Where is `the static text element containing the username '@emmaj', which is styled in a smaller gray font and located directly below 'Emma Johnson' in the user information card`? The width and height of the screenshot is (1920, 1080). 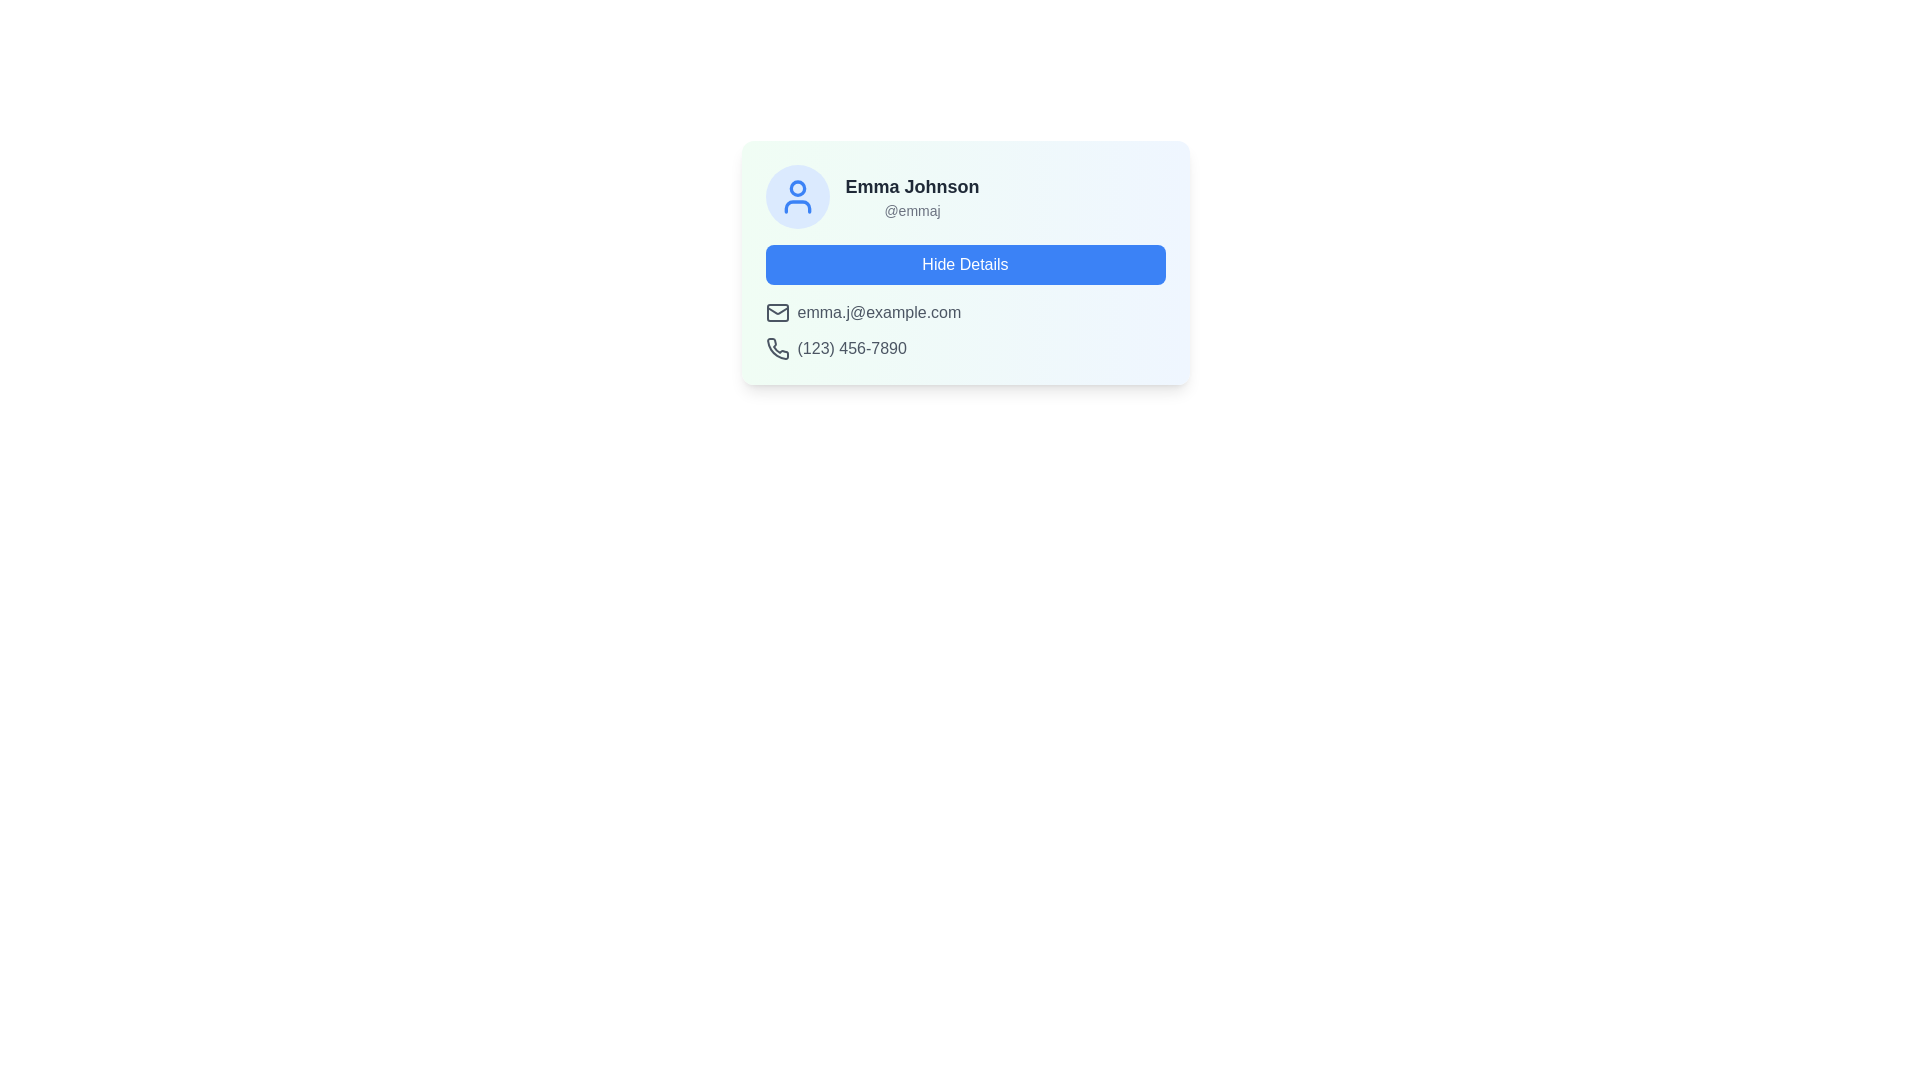 the static text element containing the username '@emmaj', which is styled in a smaller gray font and located directly below 'Emma Johnson' in the user information card is located at coordinates (911, 211).